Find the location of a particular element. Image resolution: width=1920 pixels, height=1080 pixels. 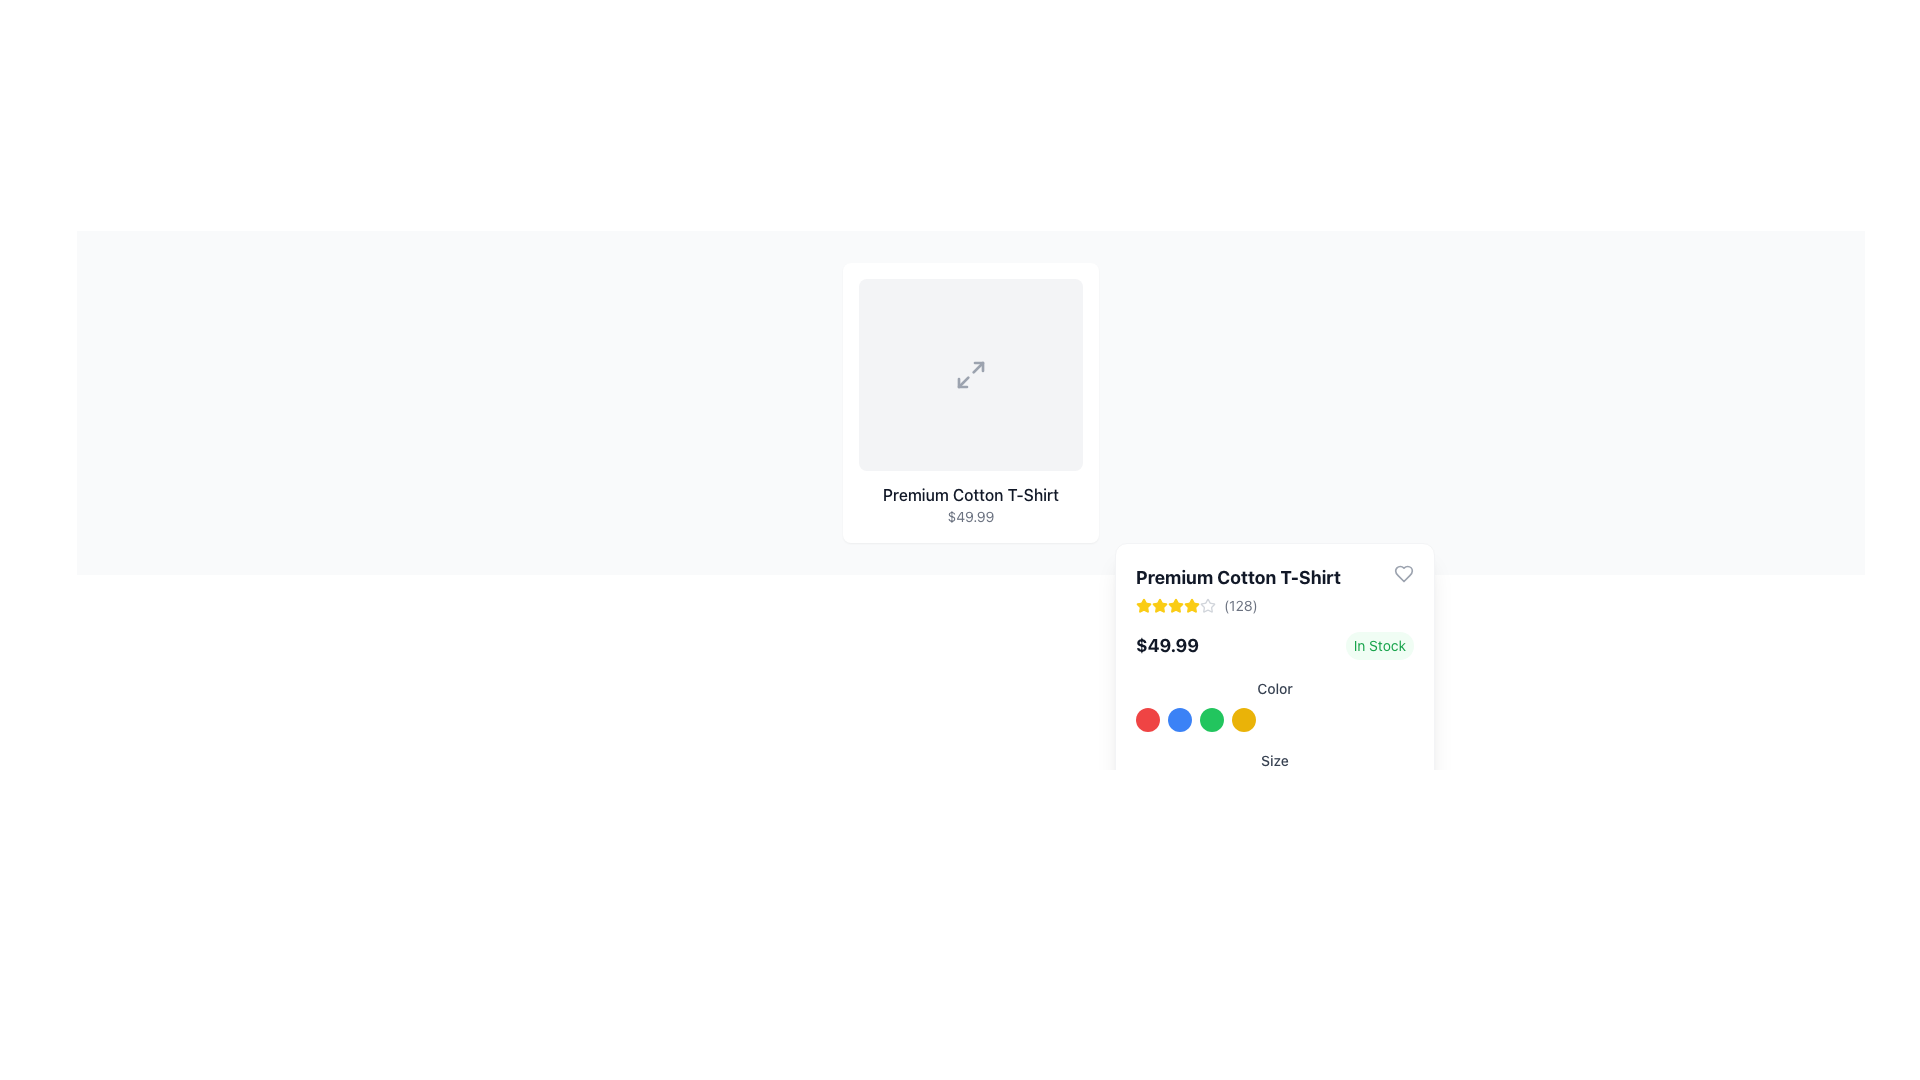

the circular yellow button with a ring-style design, which is the fourth button in a horizontal array of color buttons is located at coordinates (1242, 720).